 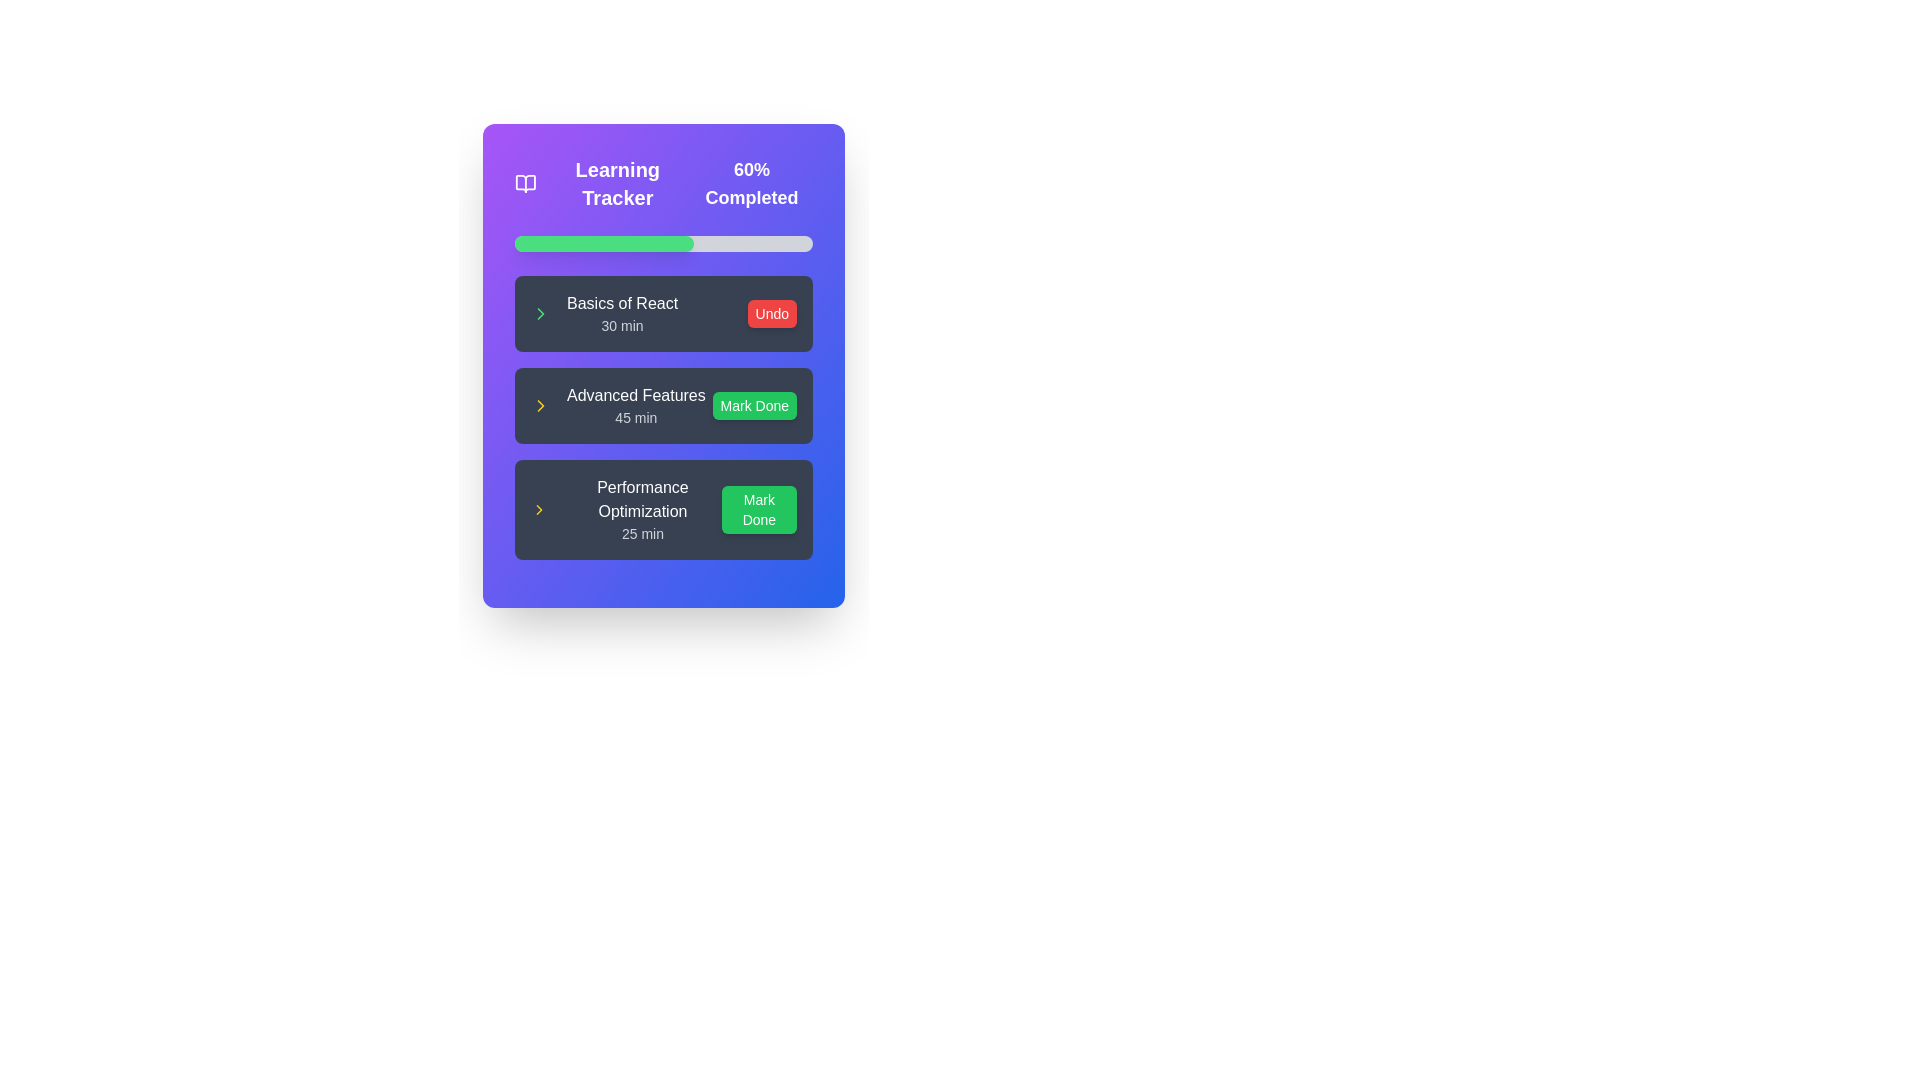 What do you see at coordinates (643, 499) in the screenshot?
I see `the 'Performance Optimization' title text label, which is the primary header in the third content block of a card-like interface` at bounding box center [643, 499].